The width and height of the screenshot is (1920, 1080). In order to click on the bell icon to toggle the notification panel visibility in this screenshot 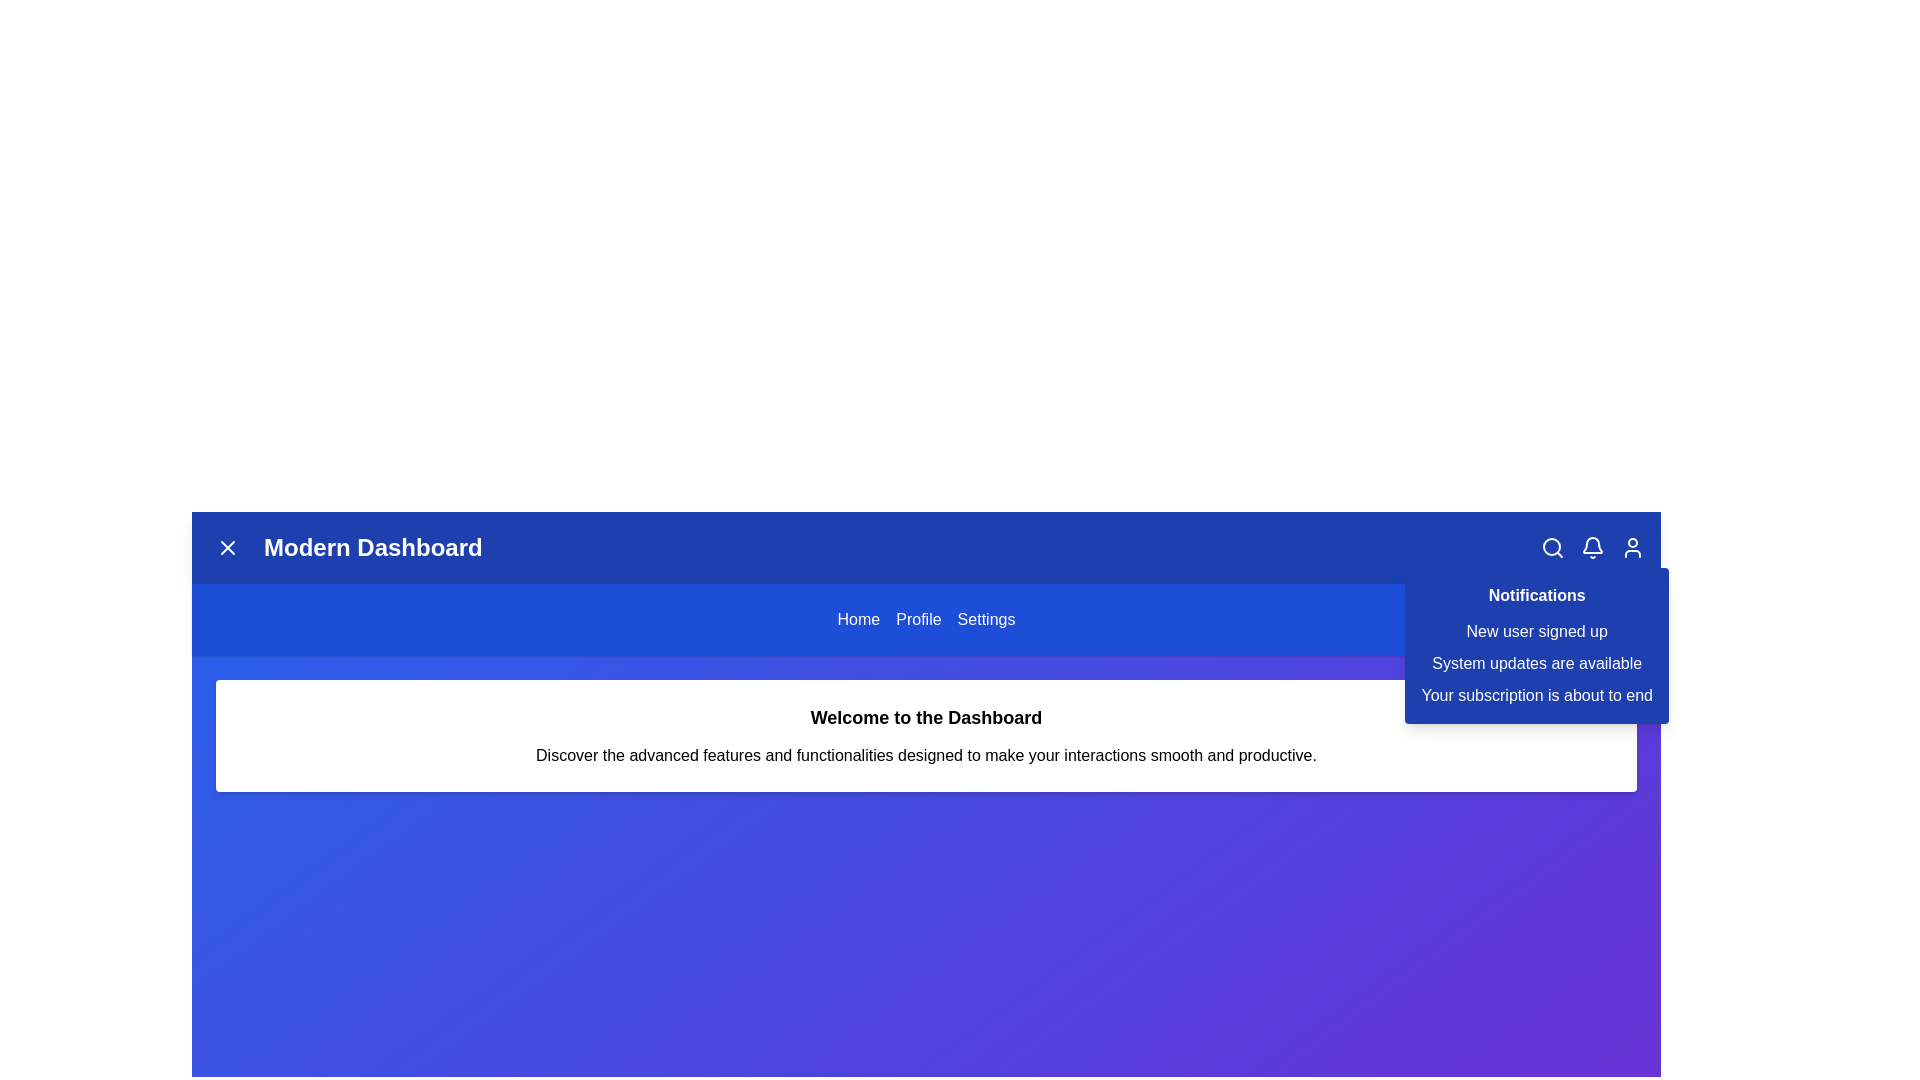, I will do `click(1592, 547)`.